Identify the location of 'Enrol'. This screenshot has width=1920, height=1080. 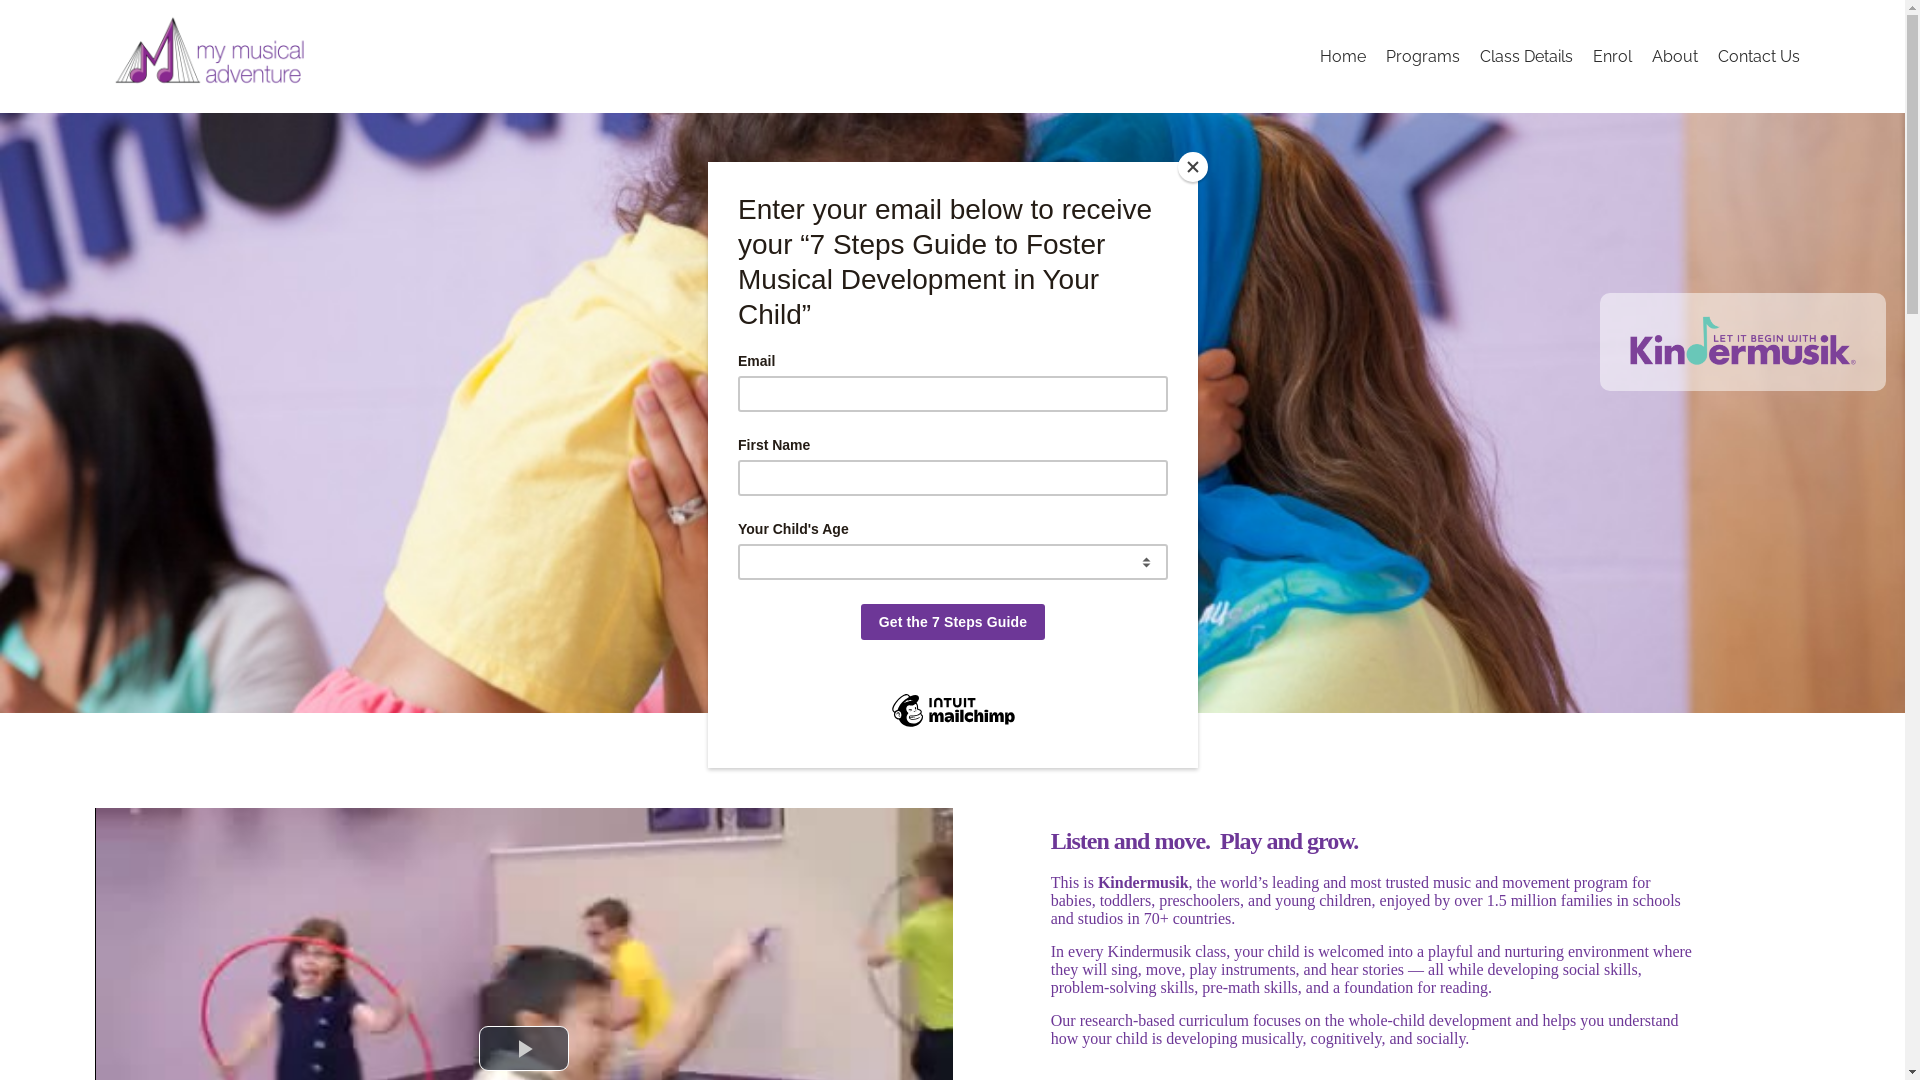
(1612, 55).